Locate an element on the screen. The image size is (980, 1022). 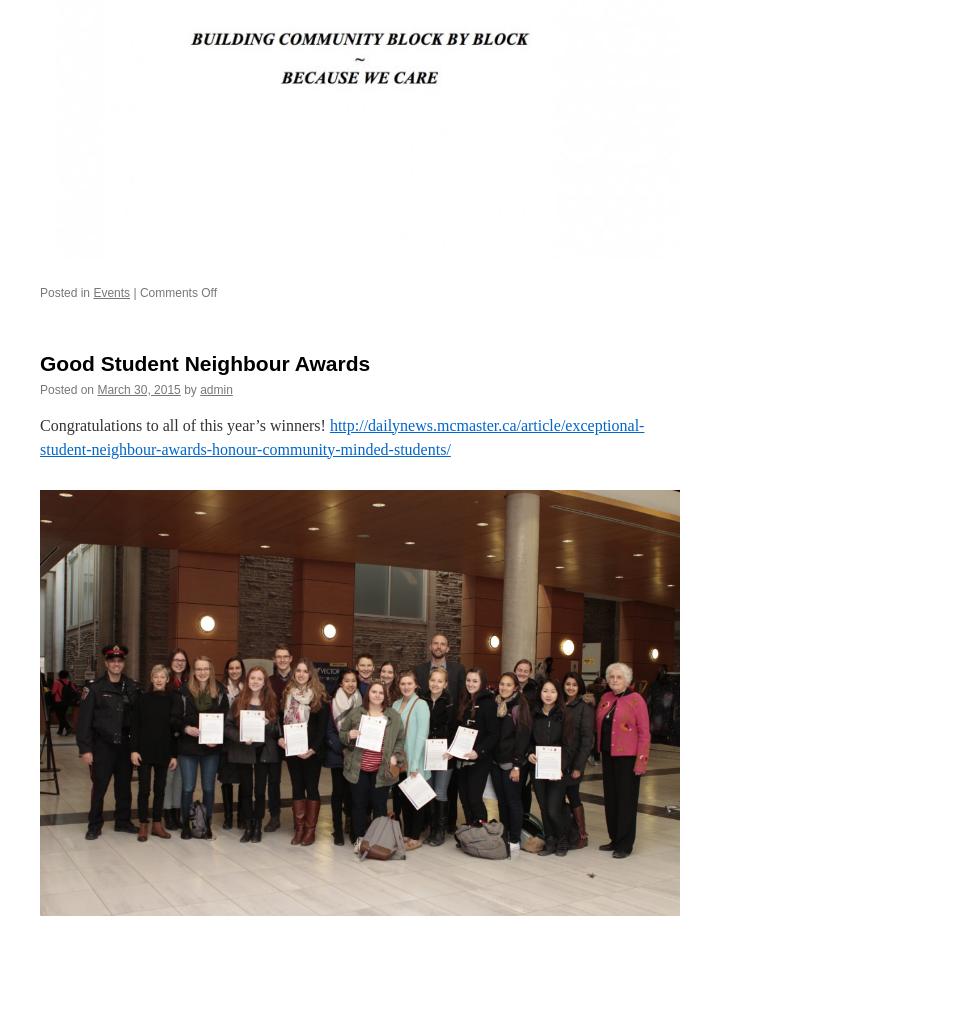
'Comments Off' is located at coordinates (138, 292).